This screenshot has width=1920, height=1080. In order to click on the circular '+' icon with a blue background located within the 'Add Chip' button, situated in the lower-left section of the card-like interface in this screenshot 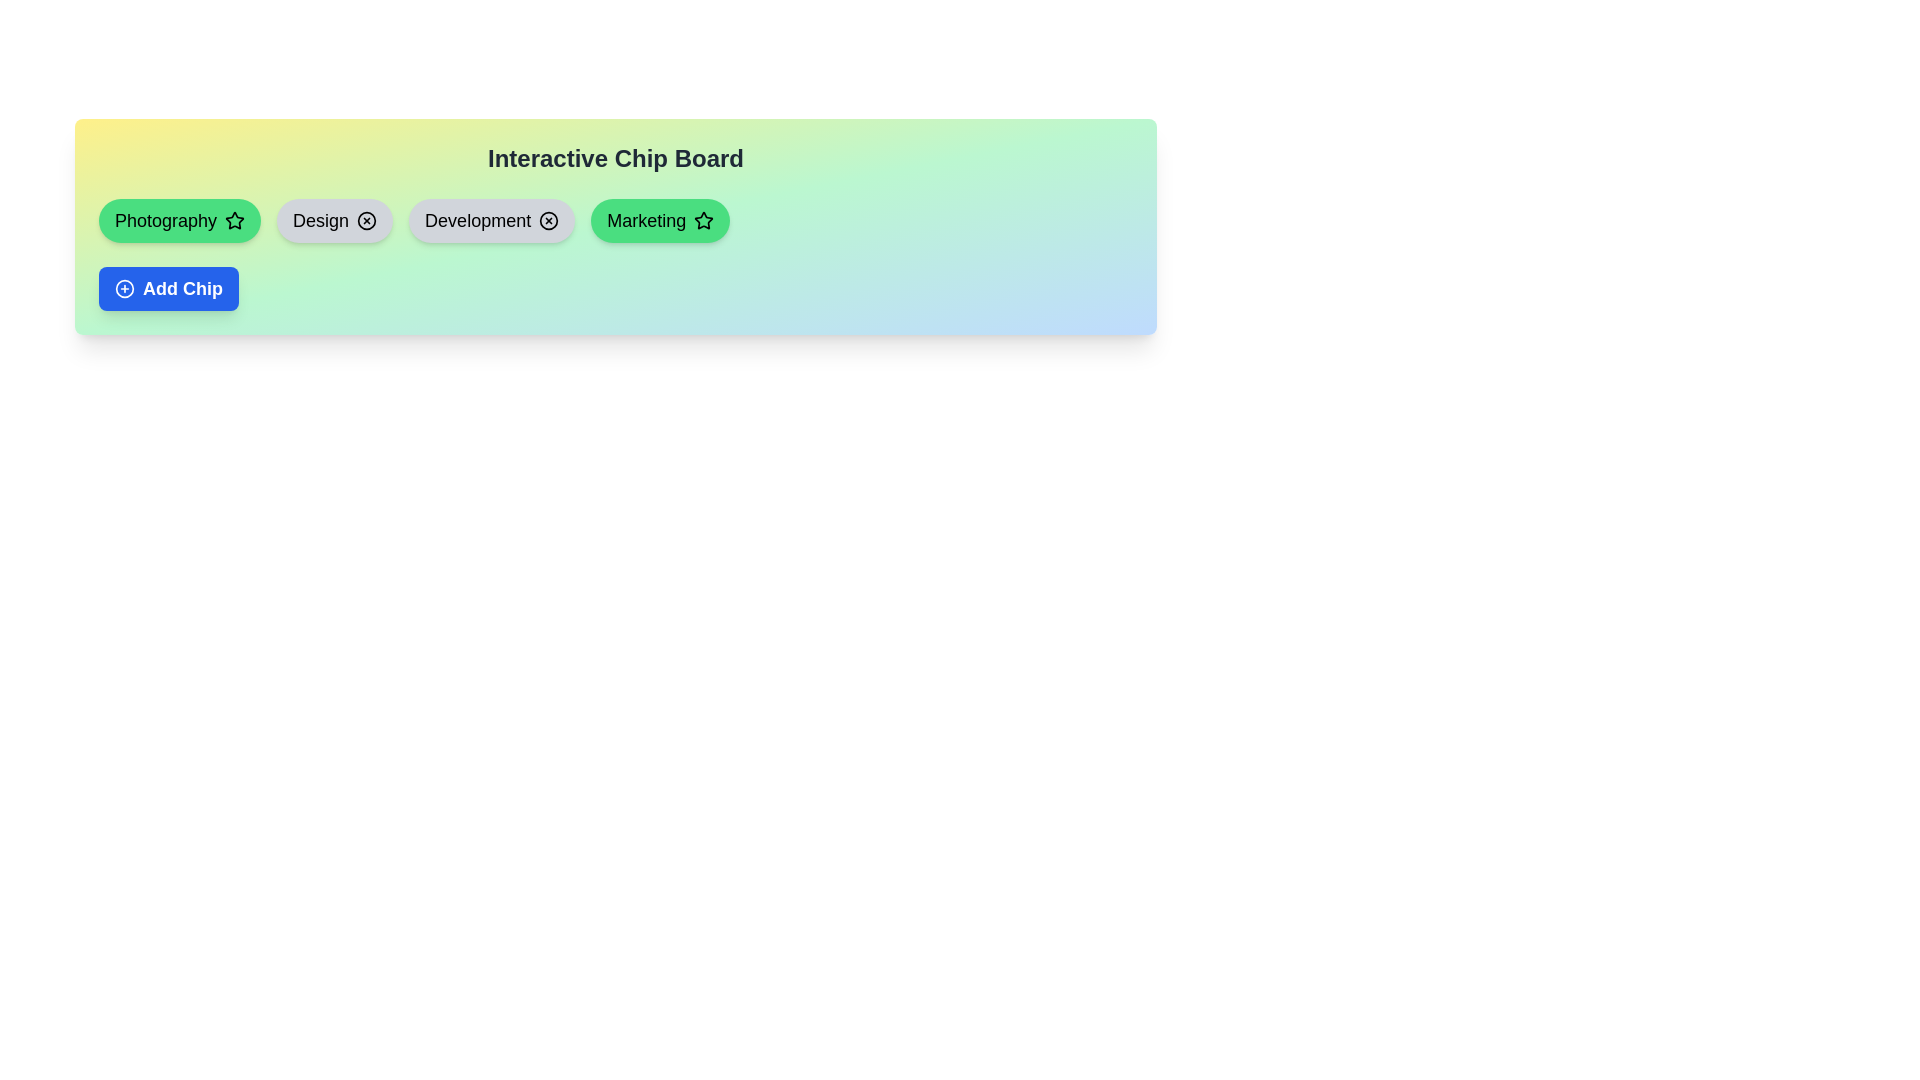, I will do `click(123, 289)`.